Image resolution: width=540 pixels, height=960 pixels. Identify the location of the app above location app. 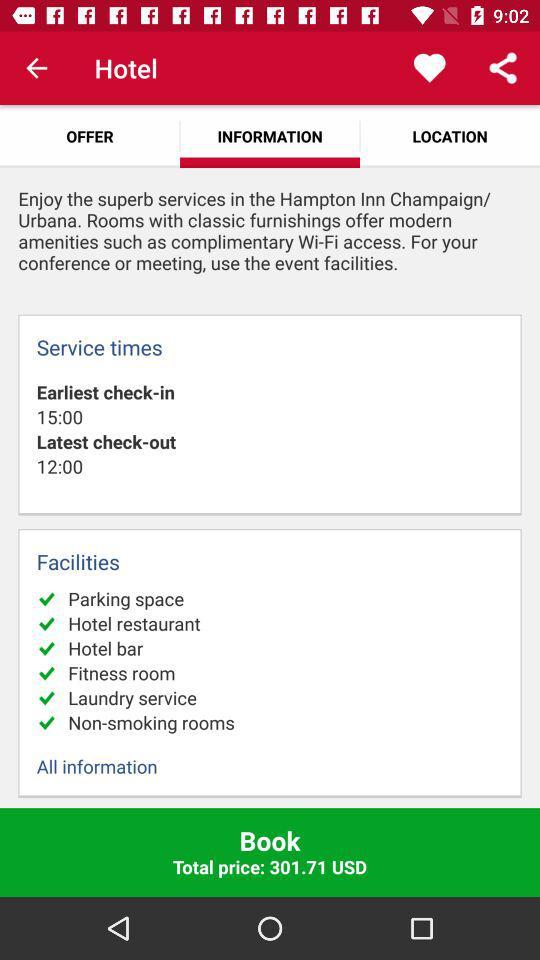
(502, 68).